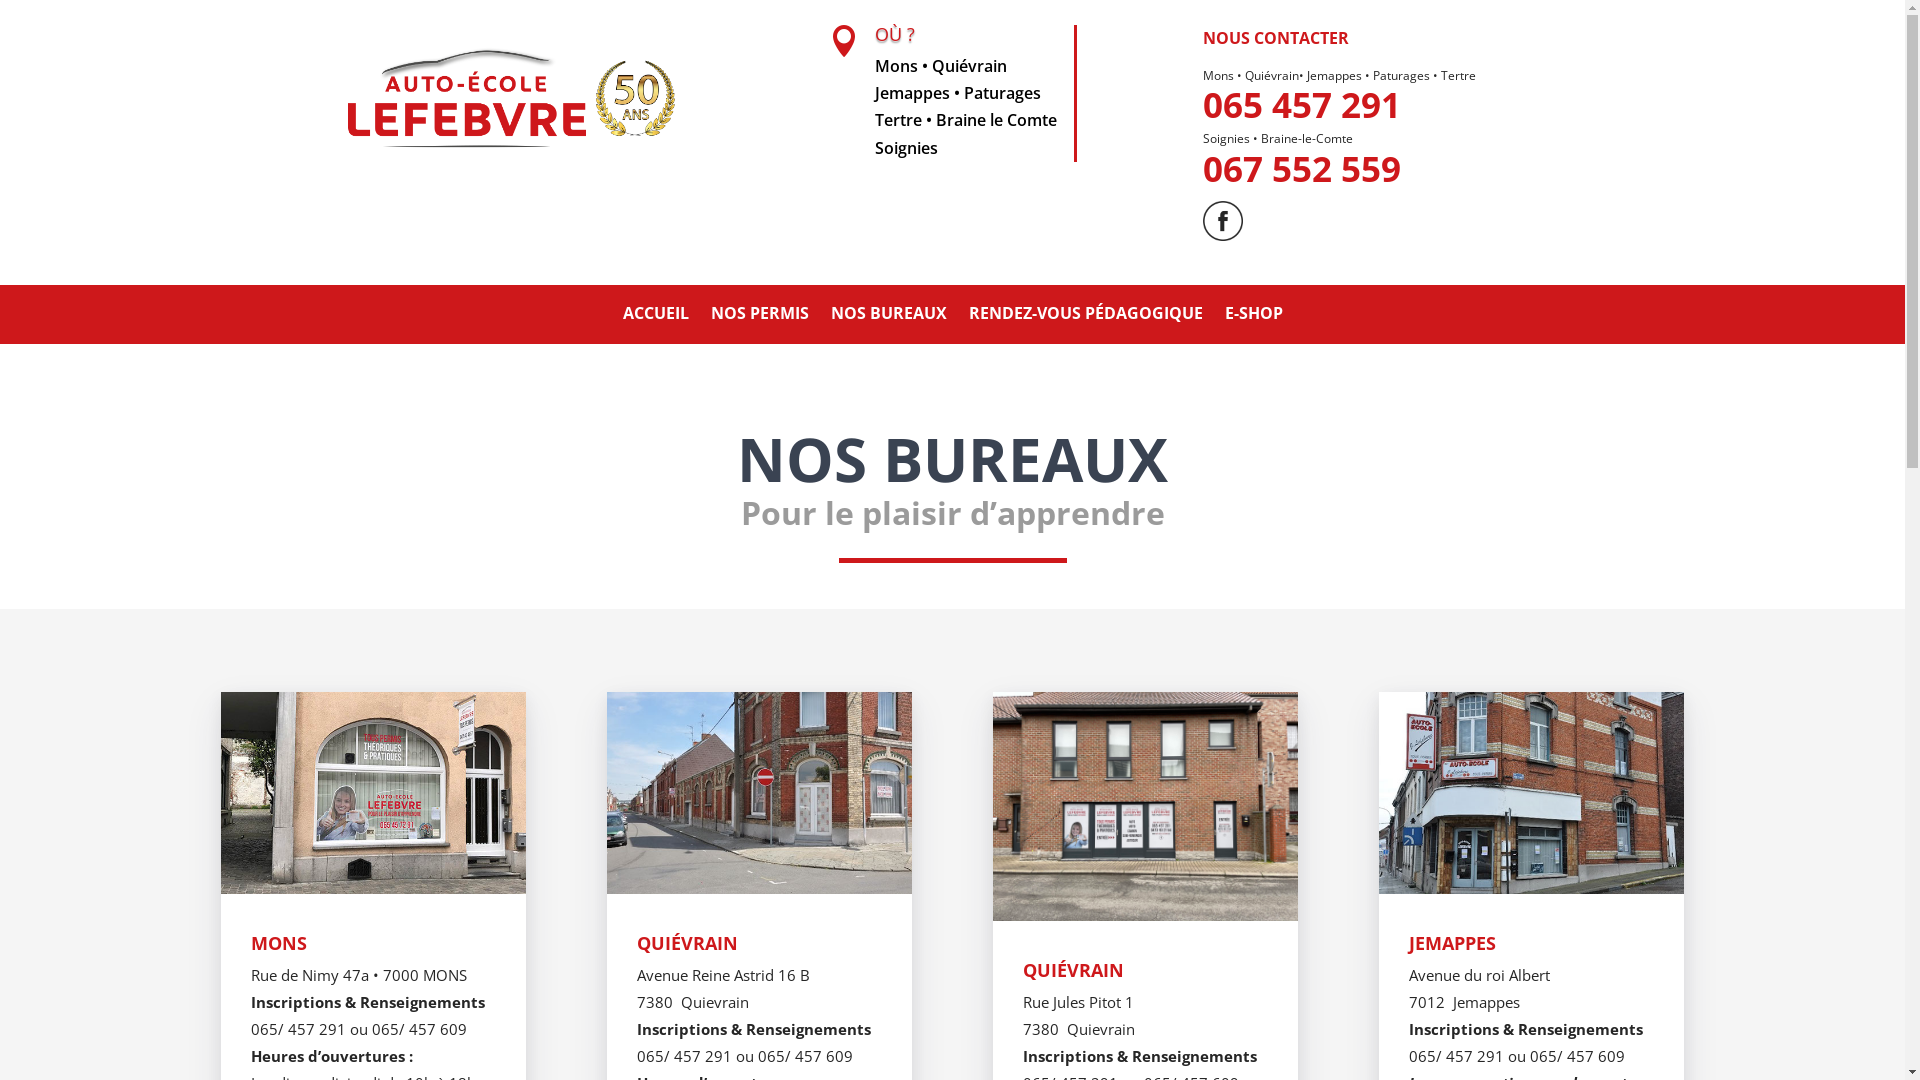 This screenshot has height=1080, width=1920. What do you see at coordinates (654, 315) in the screenshot?
I see `'ACCUEIL'` at bounding box center [654, 315].